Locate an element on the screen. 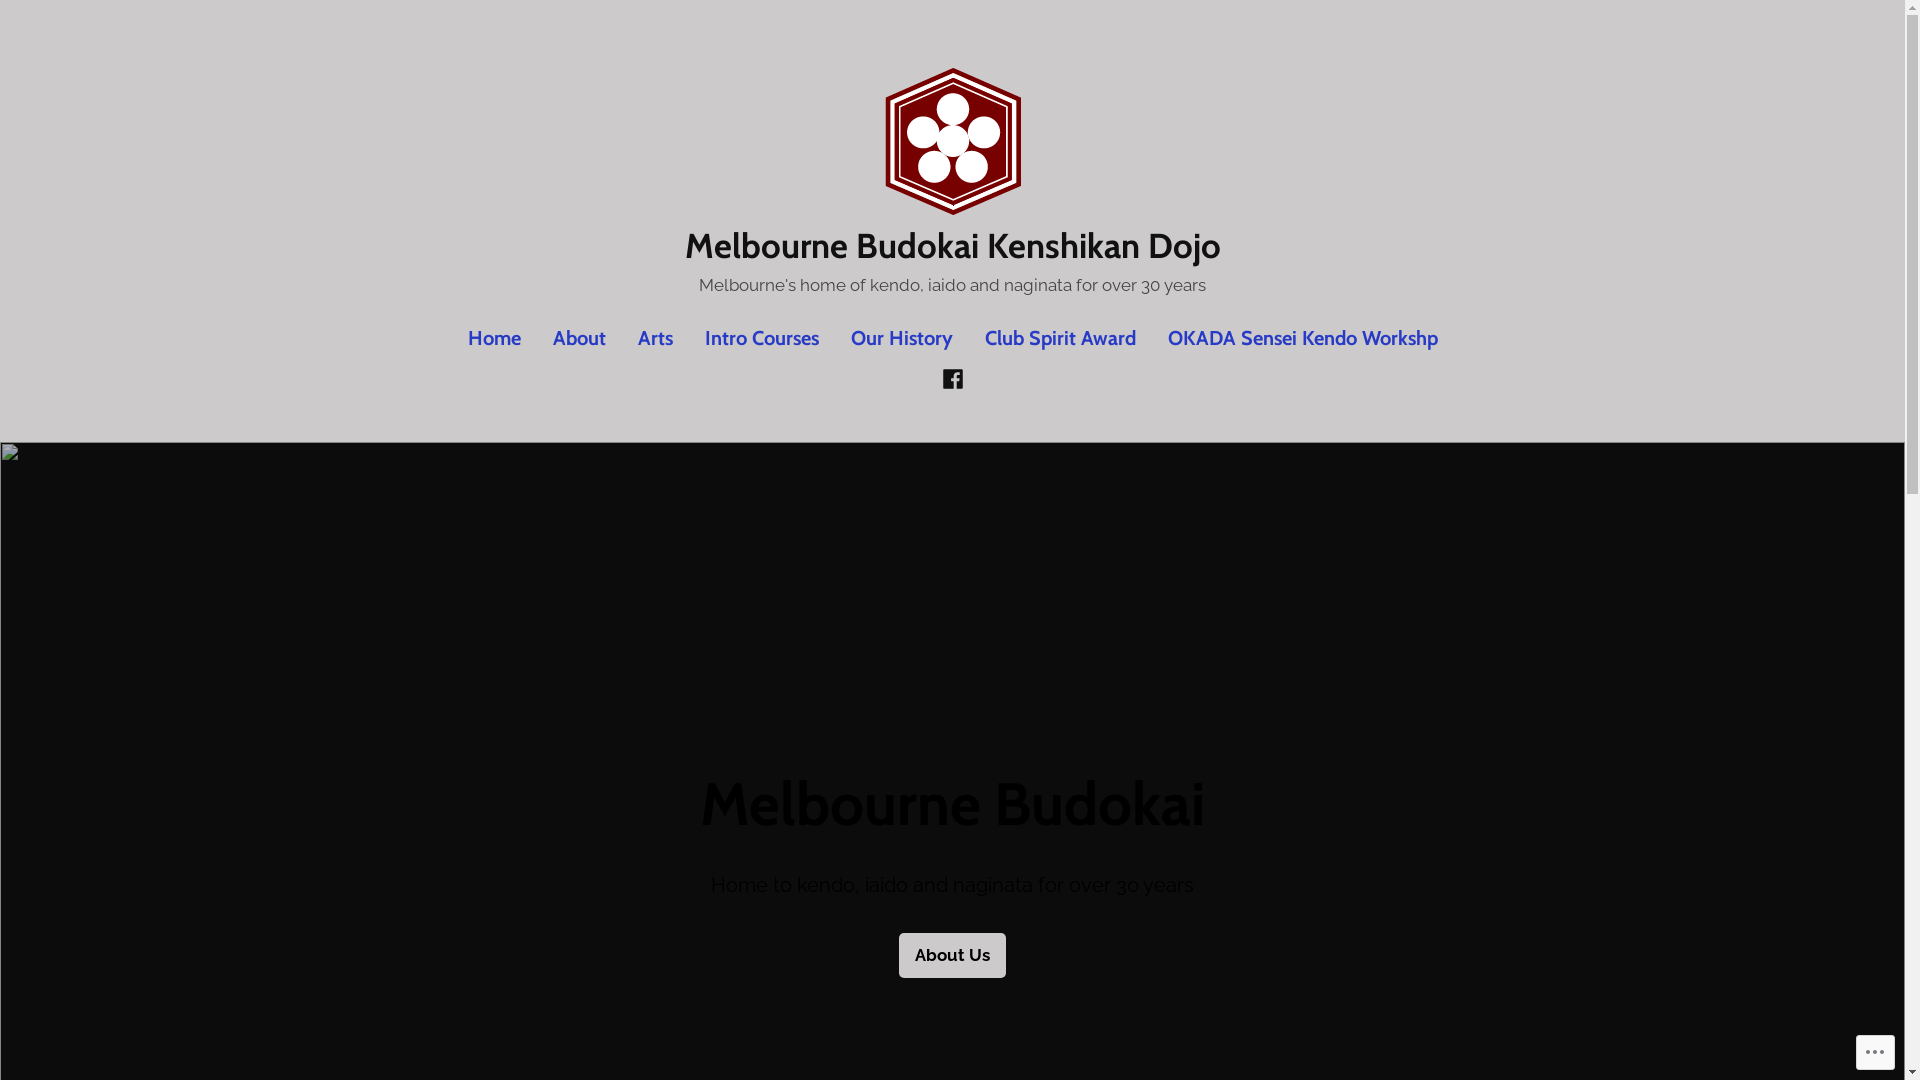  'About' is located at coordinates (577, 336).